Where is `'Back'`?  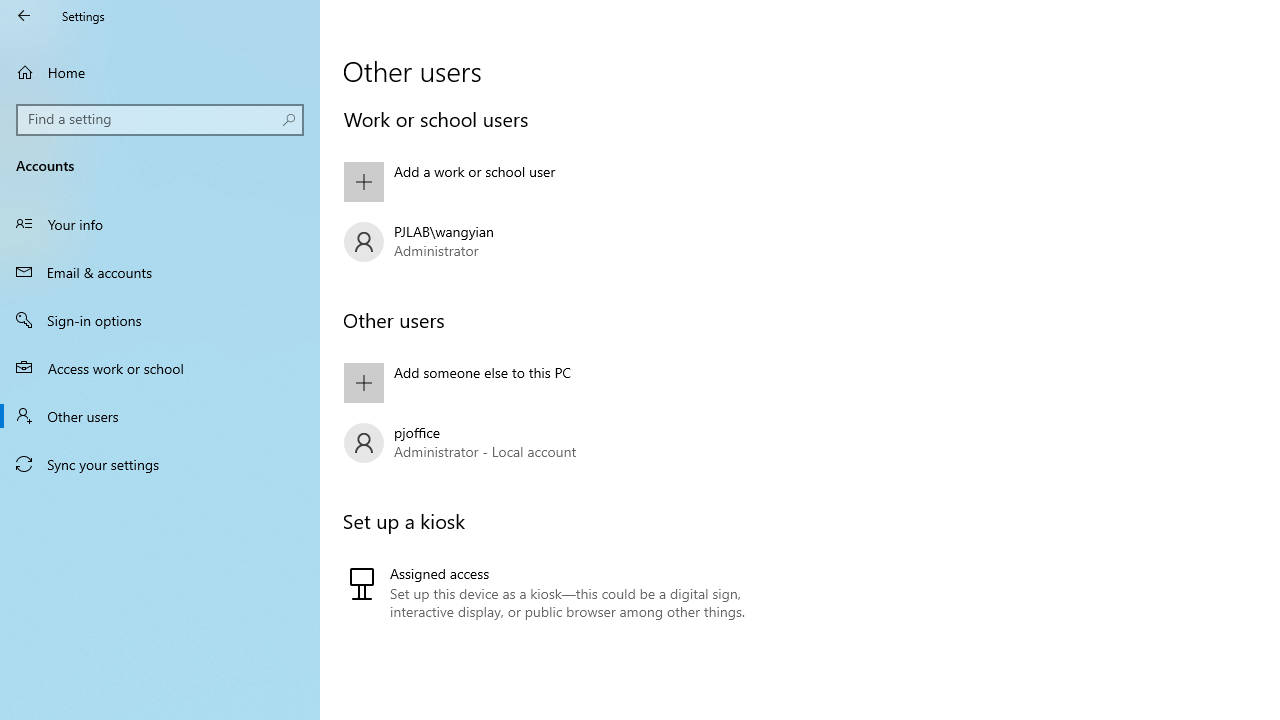 'Back' is located at coordinates (24, 15).